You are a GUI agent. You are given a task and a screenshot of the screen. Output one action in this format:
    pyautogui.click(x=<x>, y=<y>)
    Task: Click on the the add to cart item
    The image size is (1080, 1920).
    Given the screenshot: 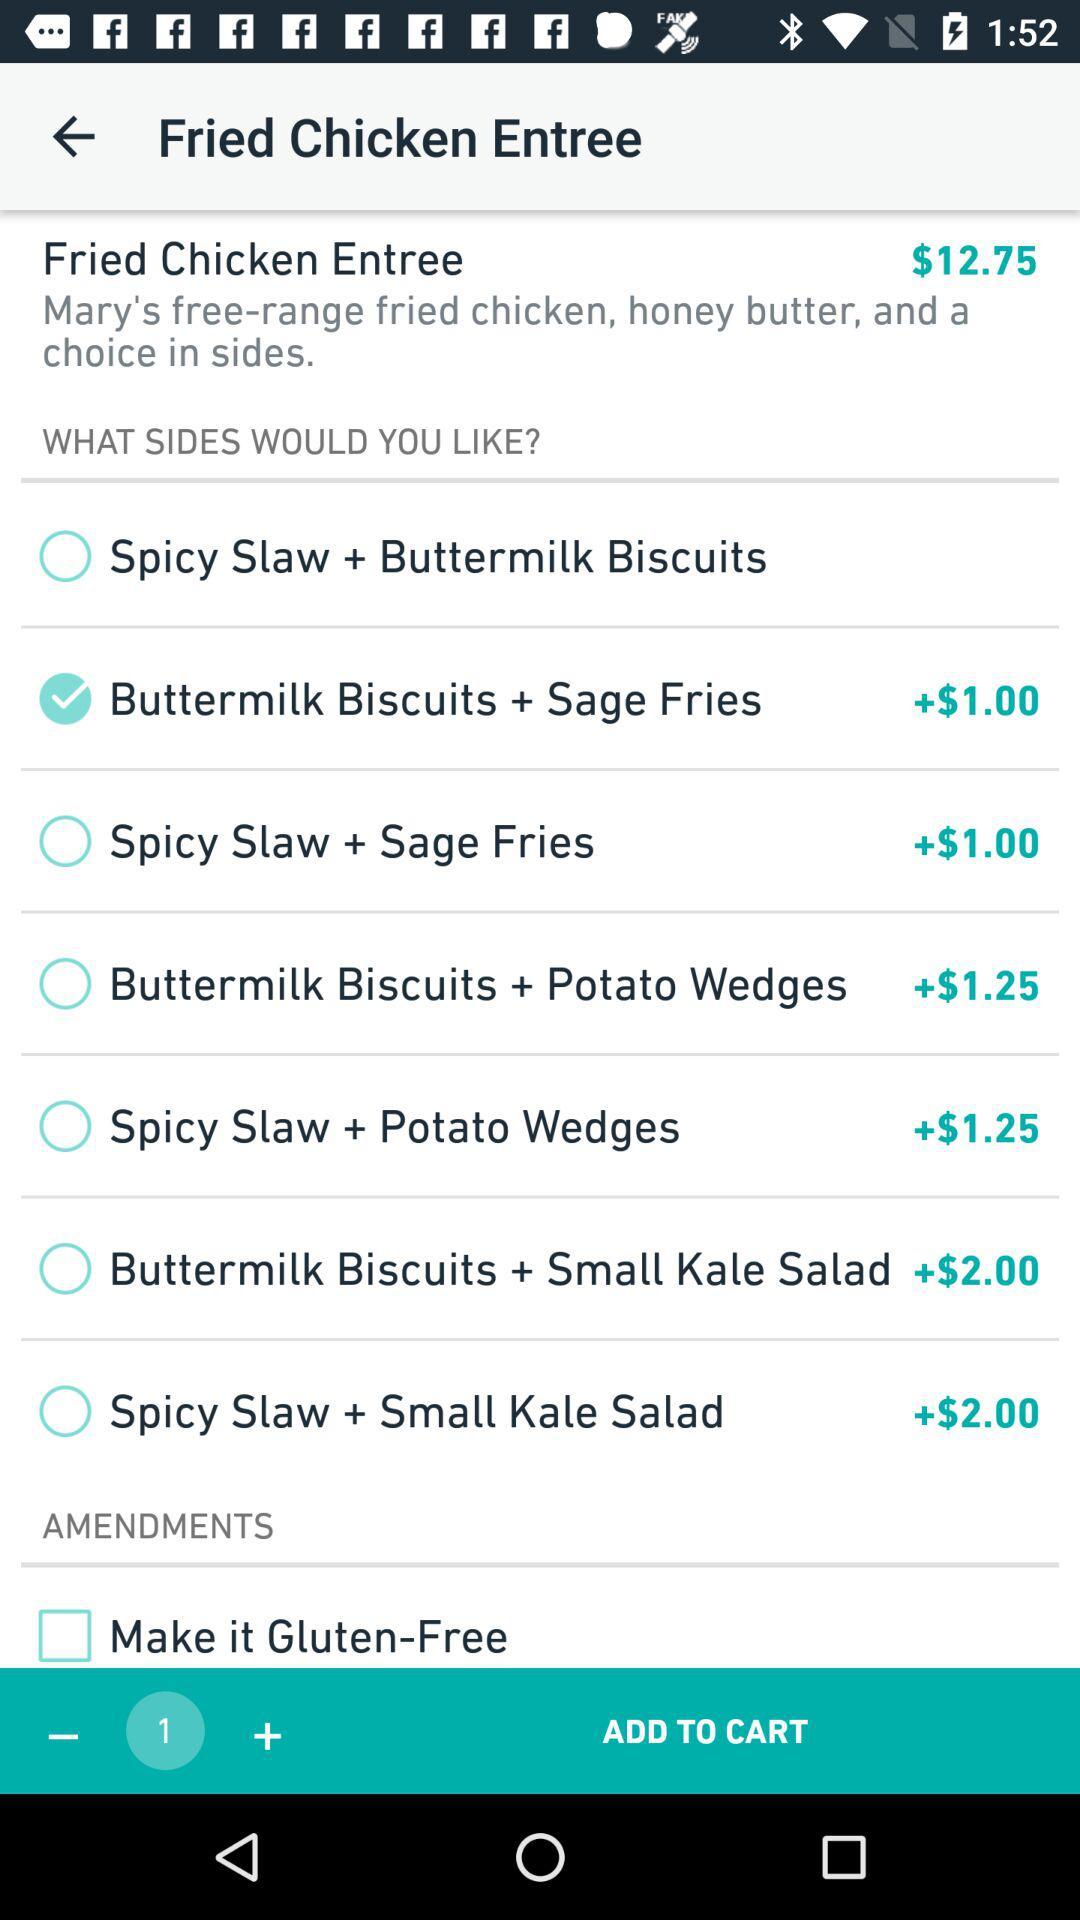 What is the action you would take?
    pyautogui.click(x=704, y=1730)
    